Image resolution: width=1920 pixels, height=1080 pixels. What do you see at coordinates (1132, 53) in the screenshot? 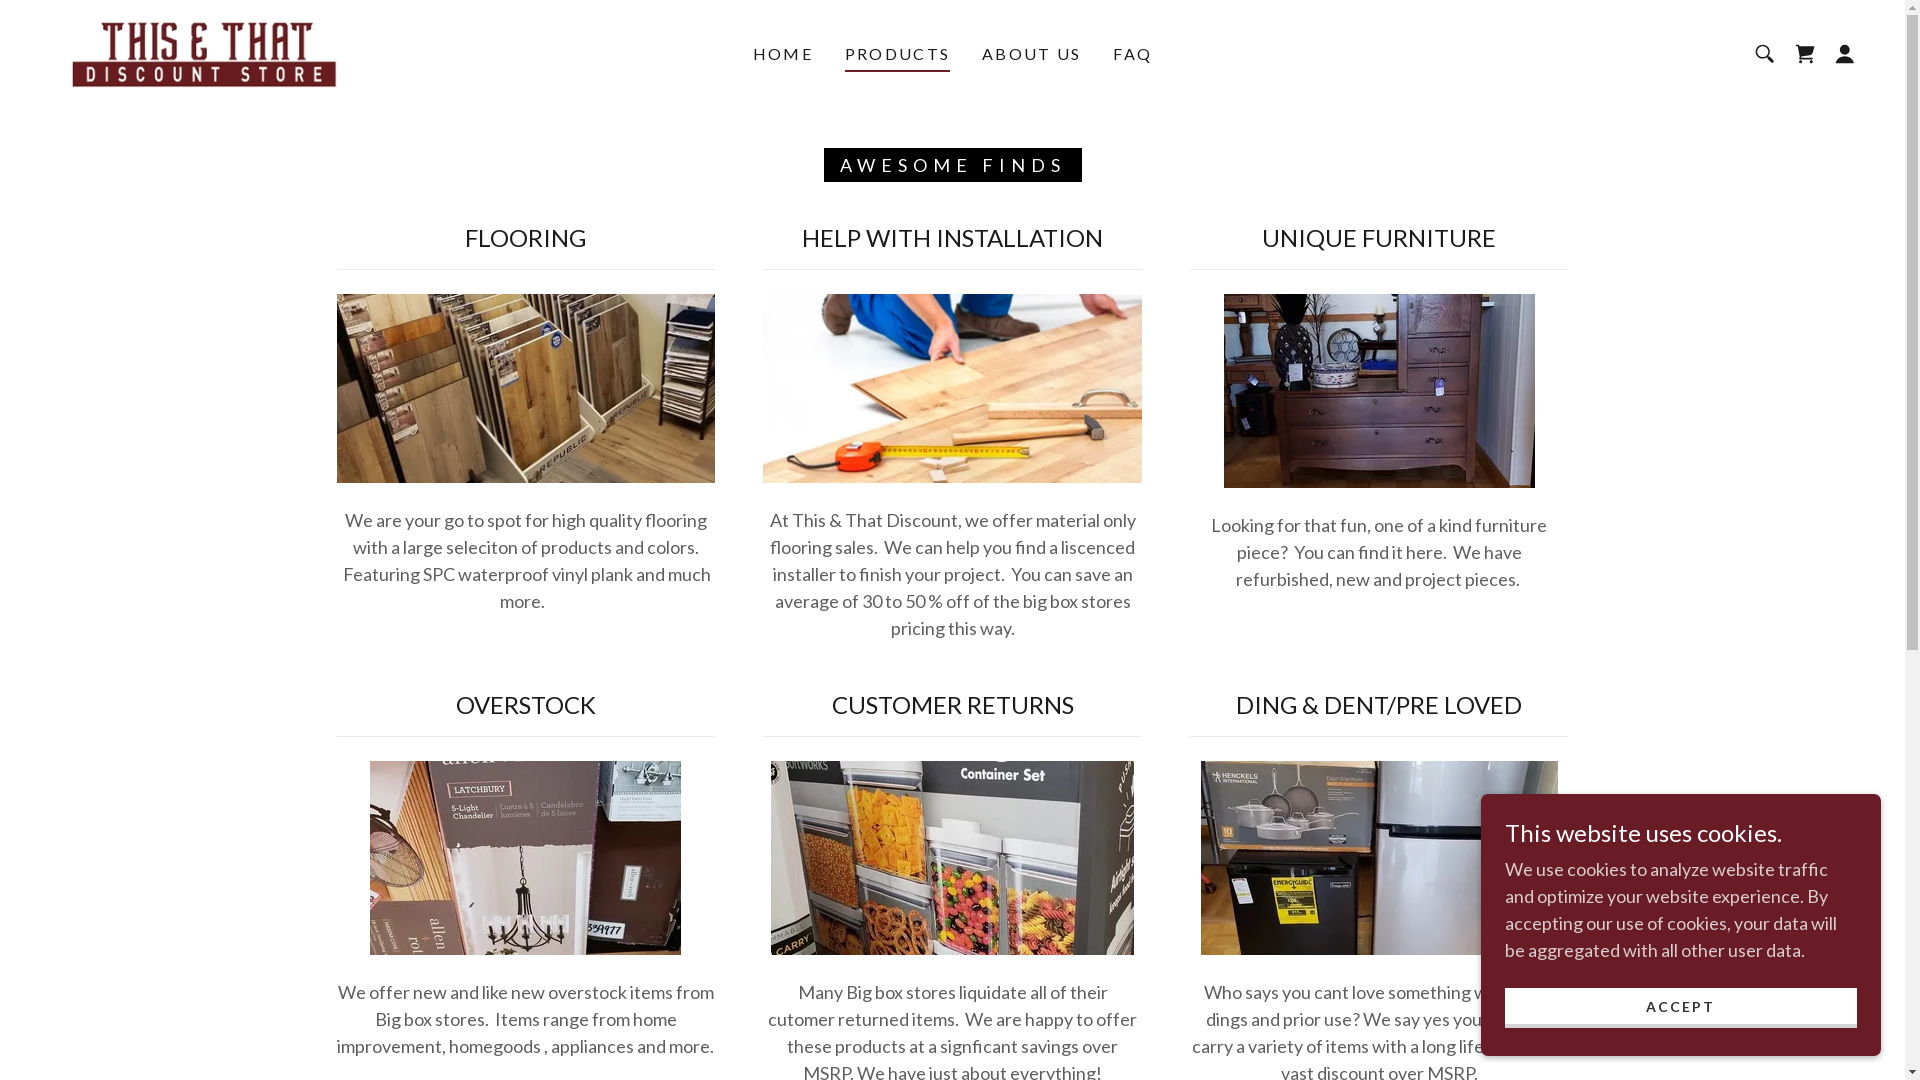
I see `'FAQ'` at bounding box center [1132, 53].